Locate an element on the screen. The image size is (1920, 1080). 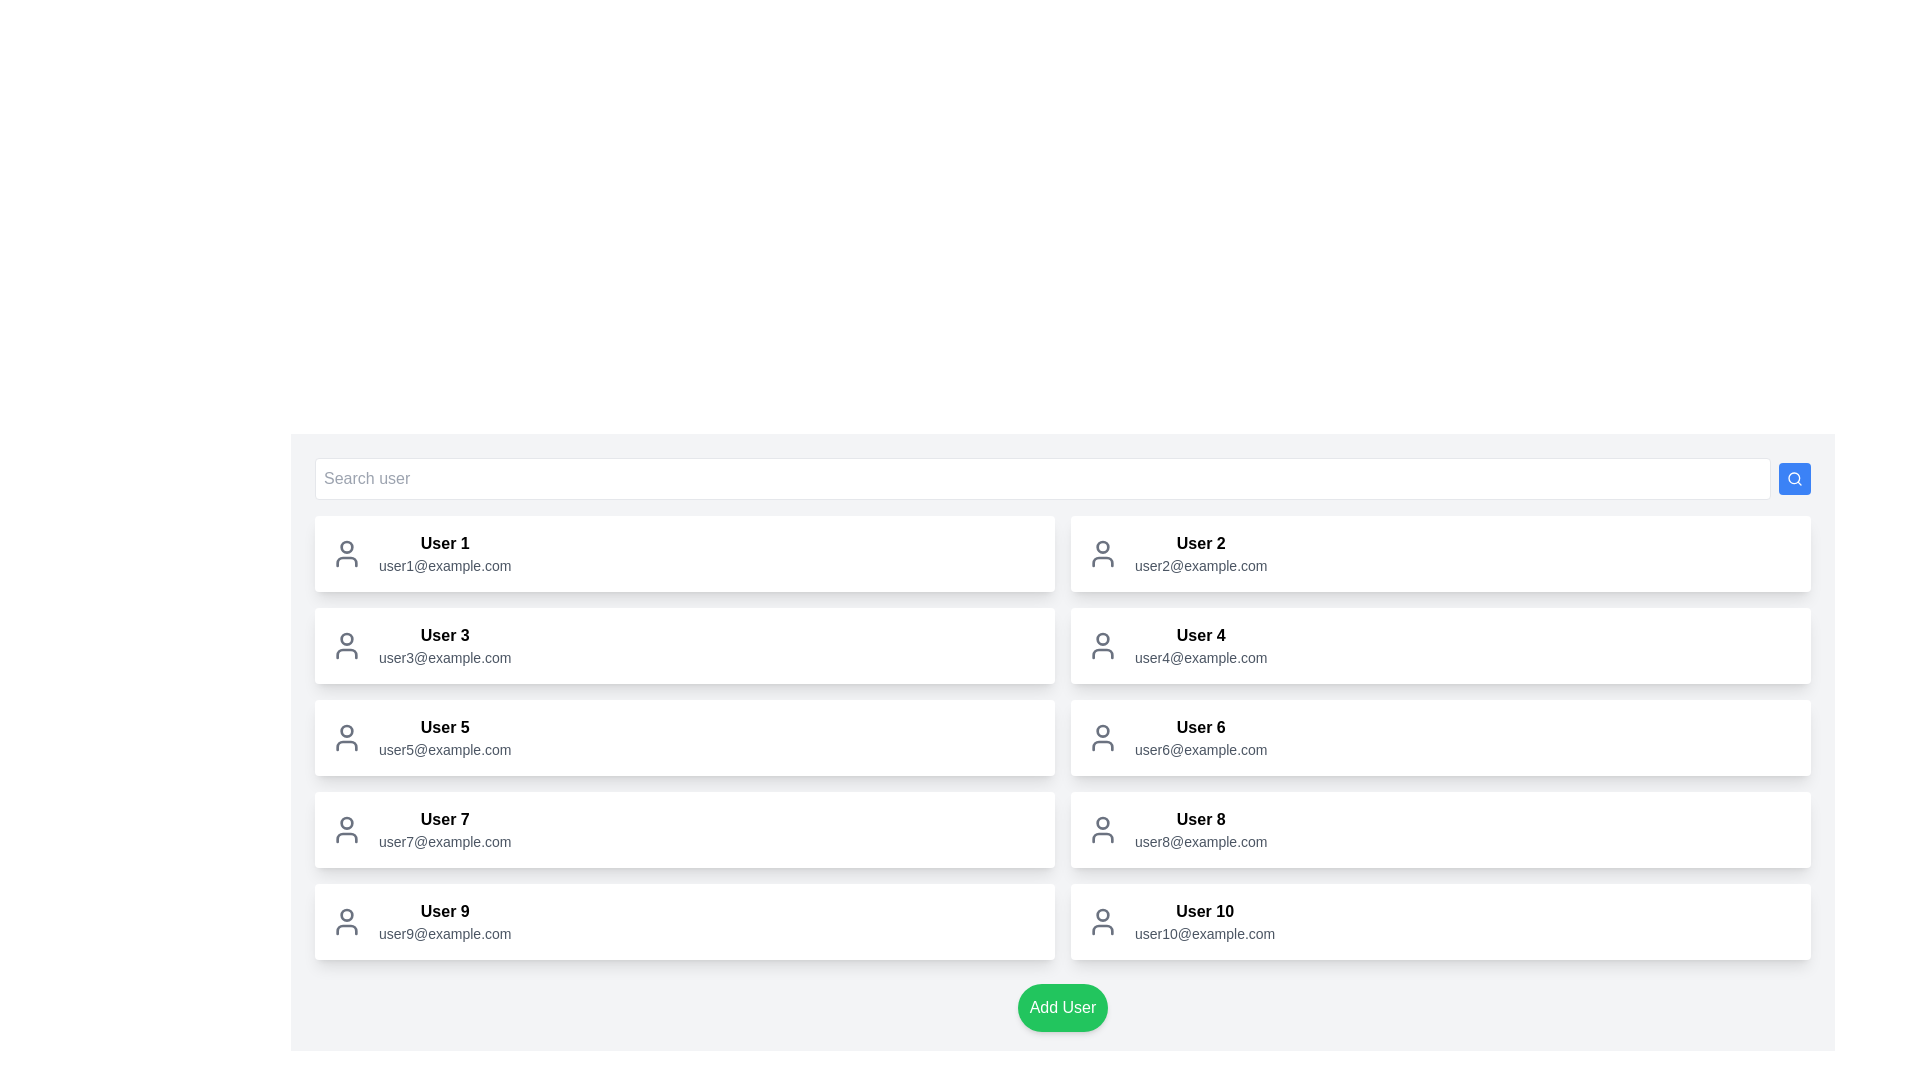
the user icon for 'User 3', which is represented by a circular outline for the head and a semicircular outline for the shoulders, styled in gray color and positioned to the left of the text 'User 3' is located at coordinates (346, 645).